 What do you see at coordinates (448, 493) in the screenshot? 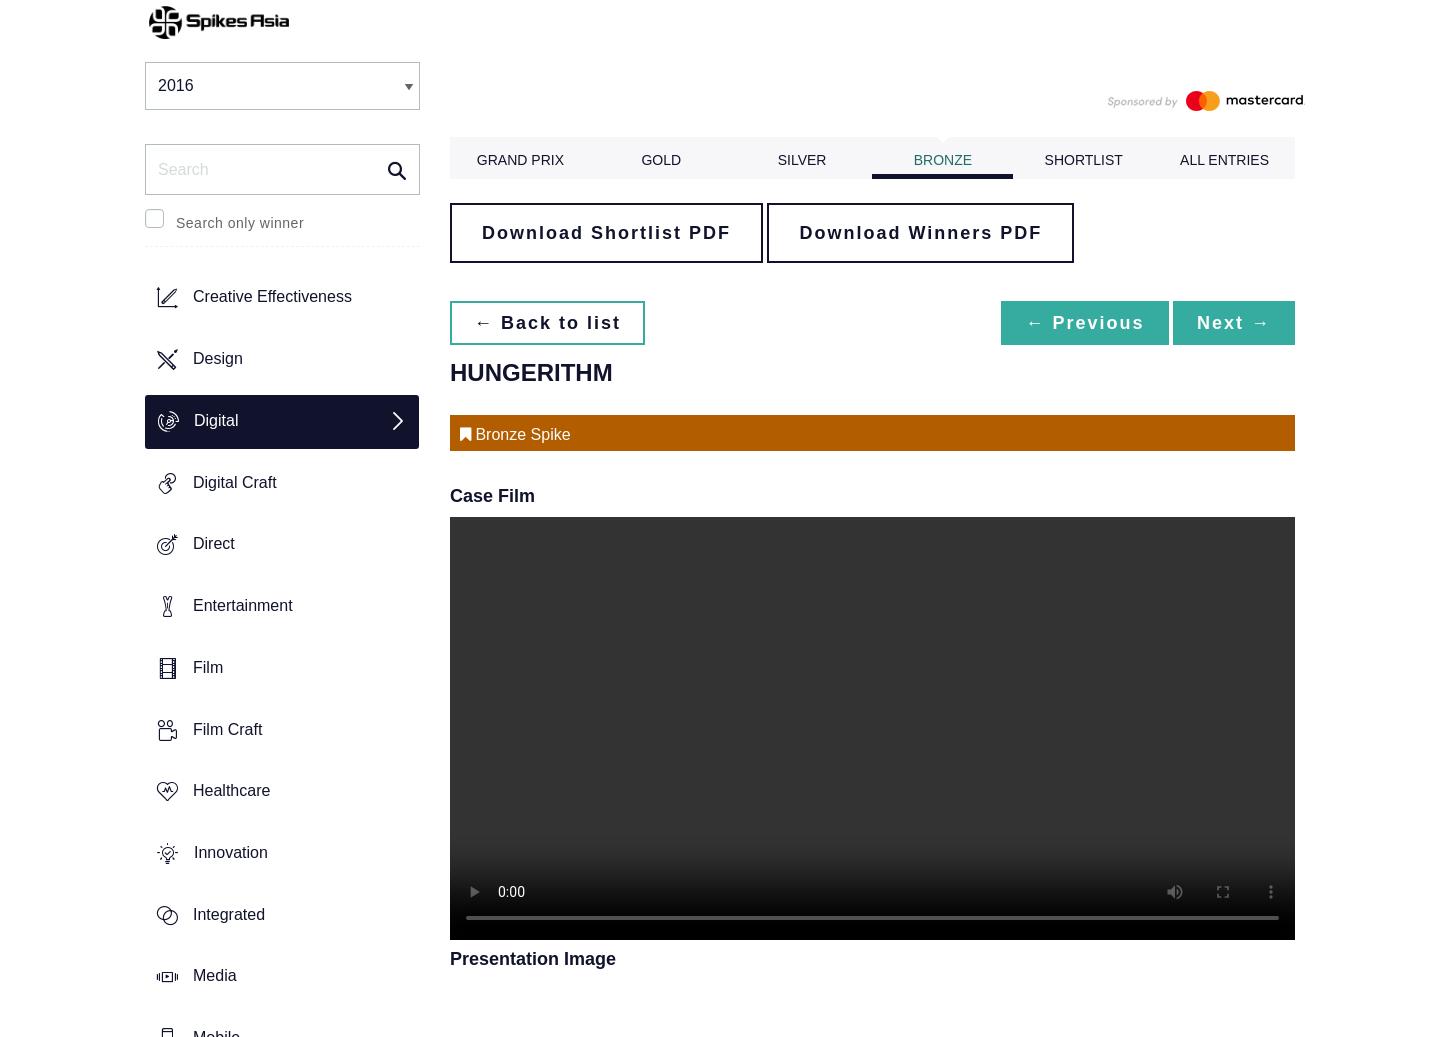
I see `'Case Film'` at bounding box center [448, 493].